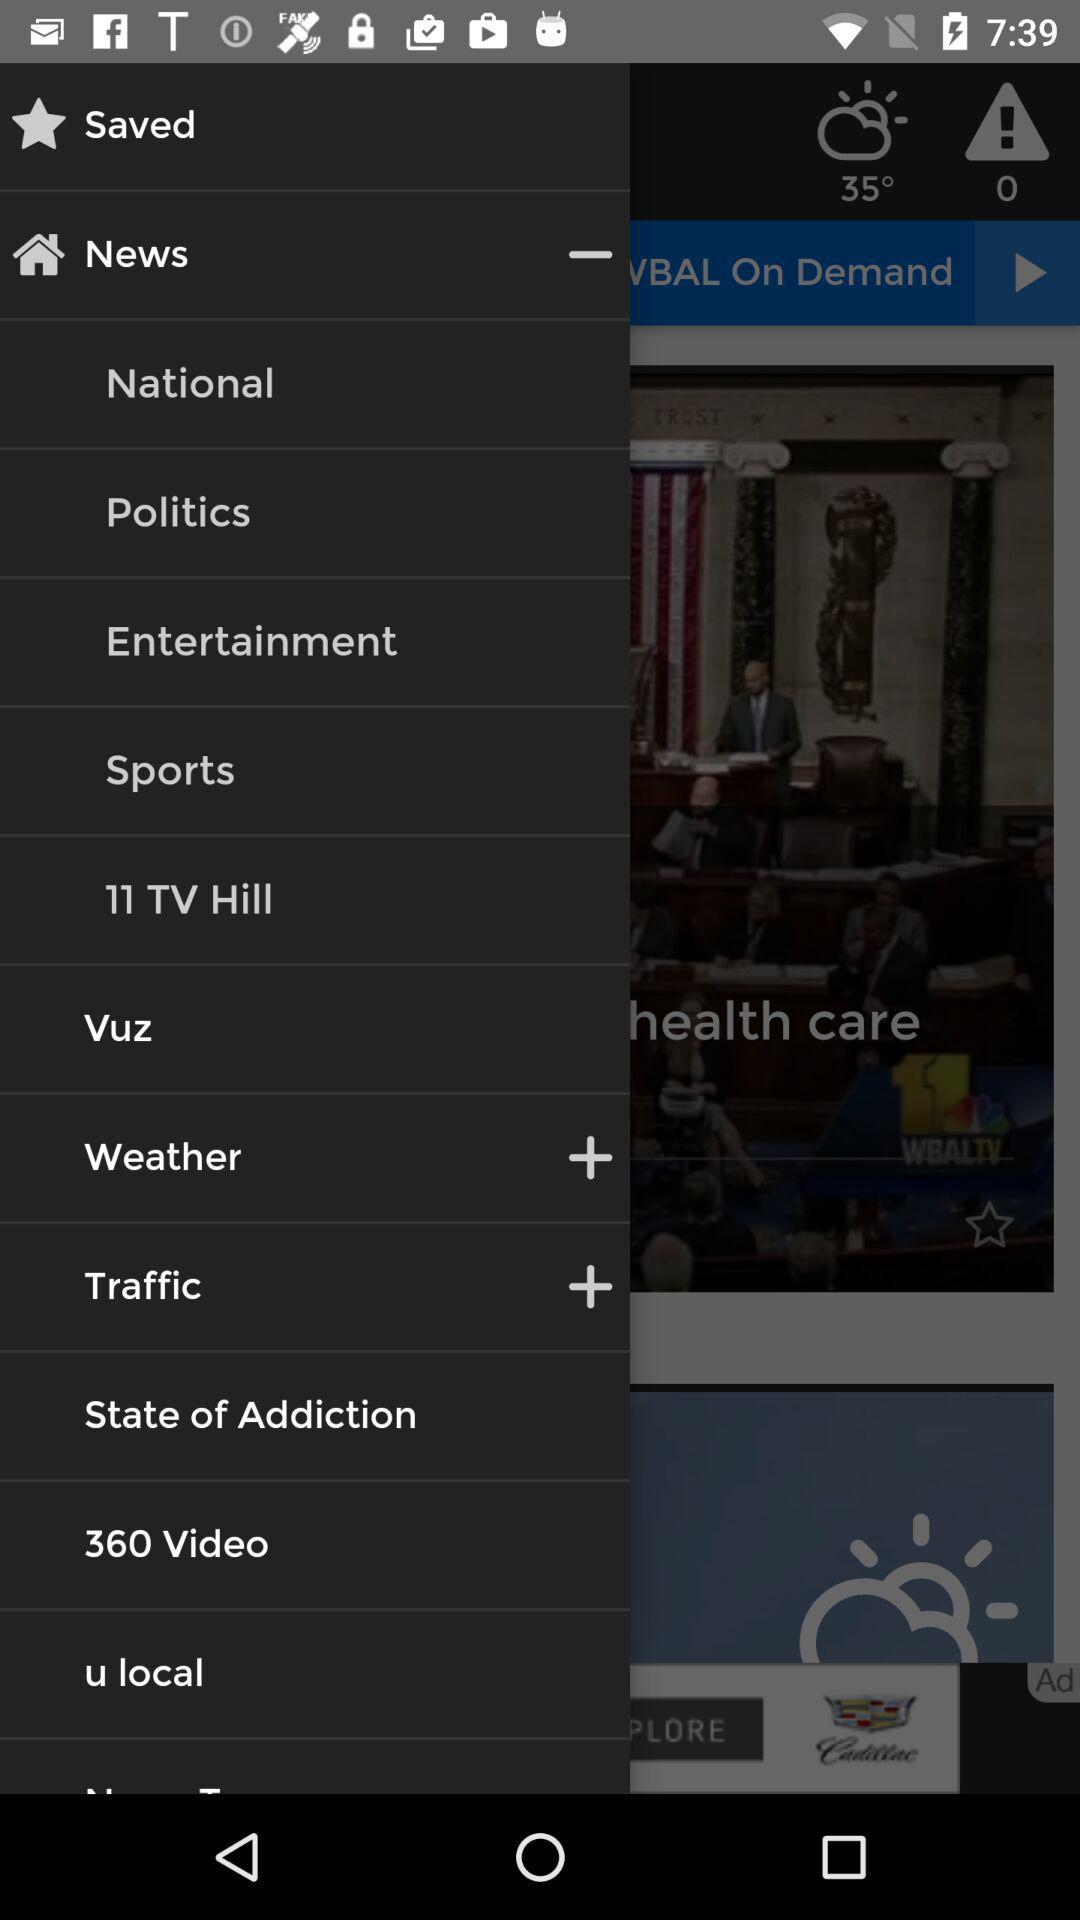 This screenshot has width=1080, height=1920. Describe the element at coordinates (161, 1157) in the screenshot. I see `the text weather` at that location.